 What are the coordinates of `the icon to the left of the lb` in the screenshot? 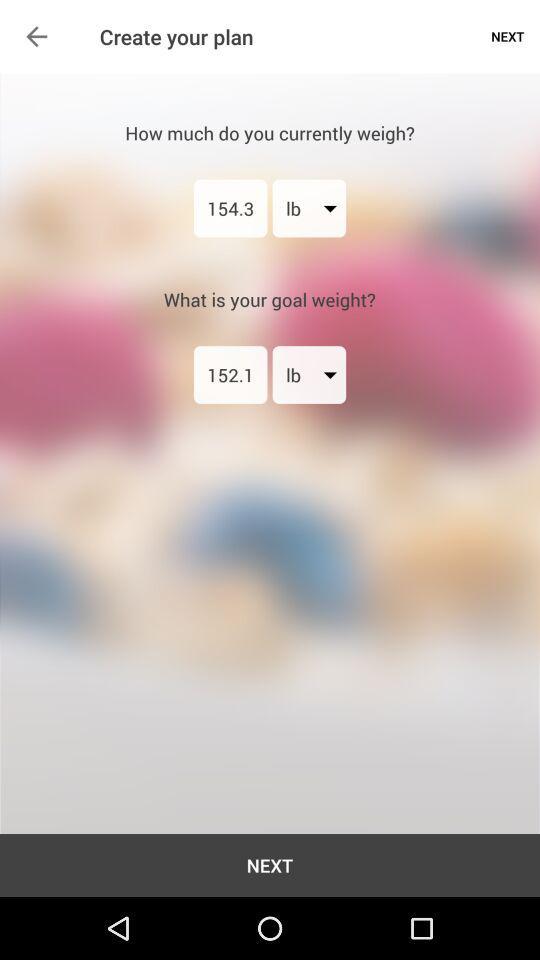 It's located at (229, 208).